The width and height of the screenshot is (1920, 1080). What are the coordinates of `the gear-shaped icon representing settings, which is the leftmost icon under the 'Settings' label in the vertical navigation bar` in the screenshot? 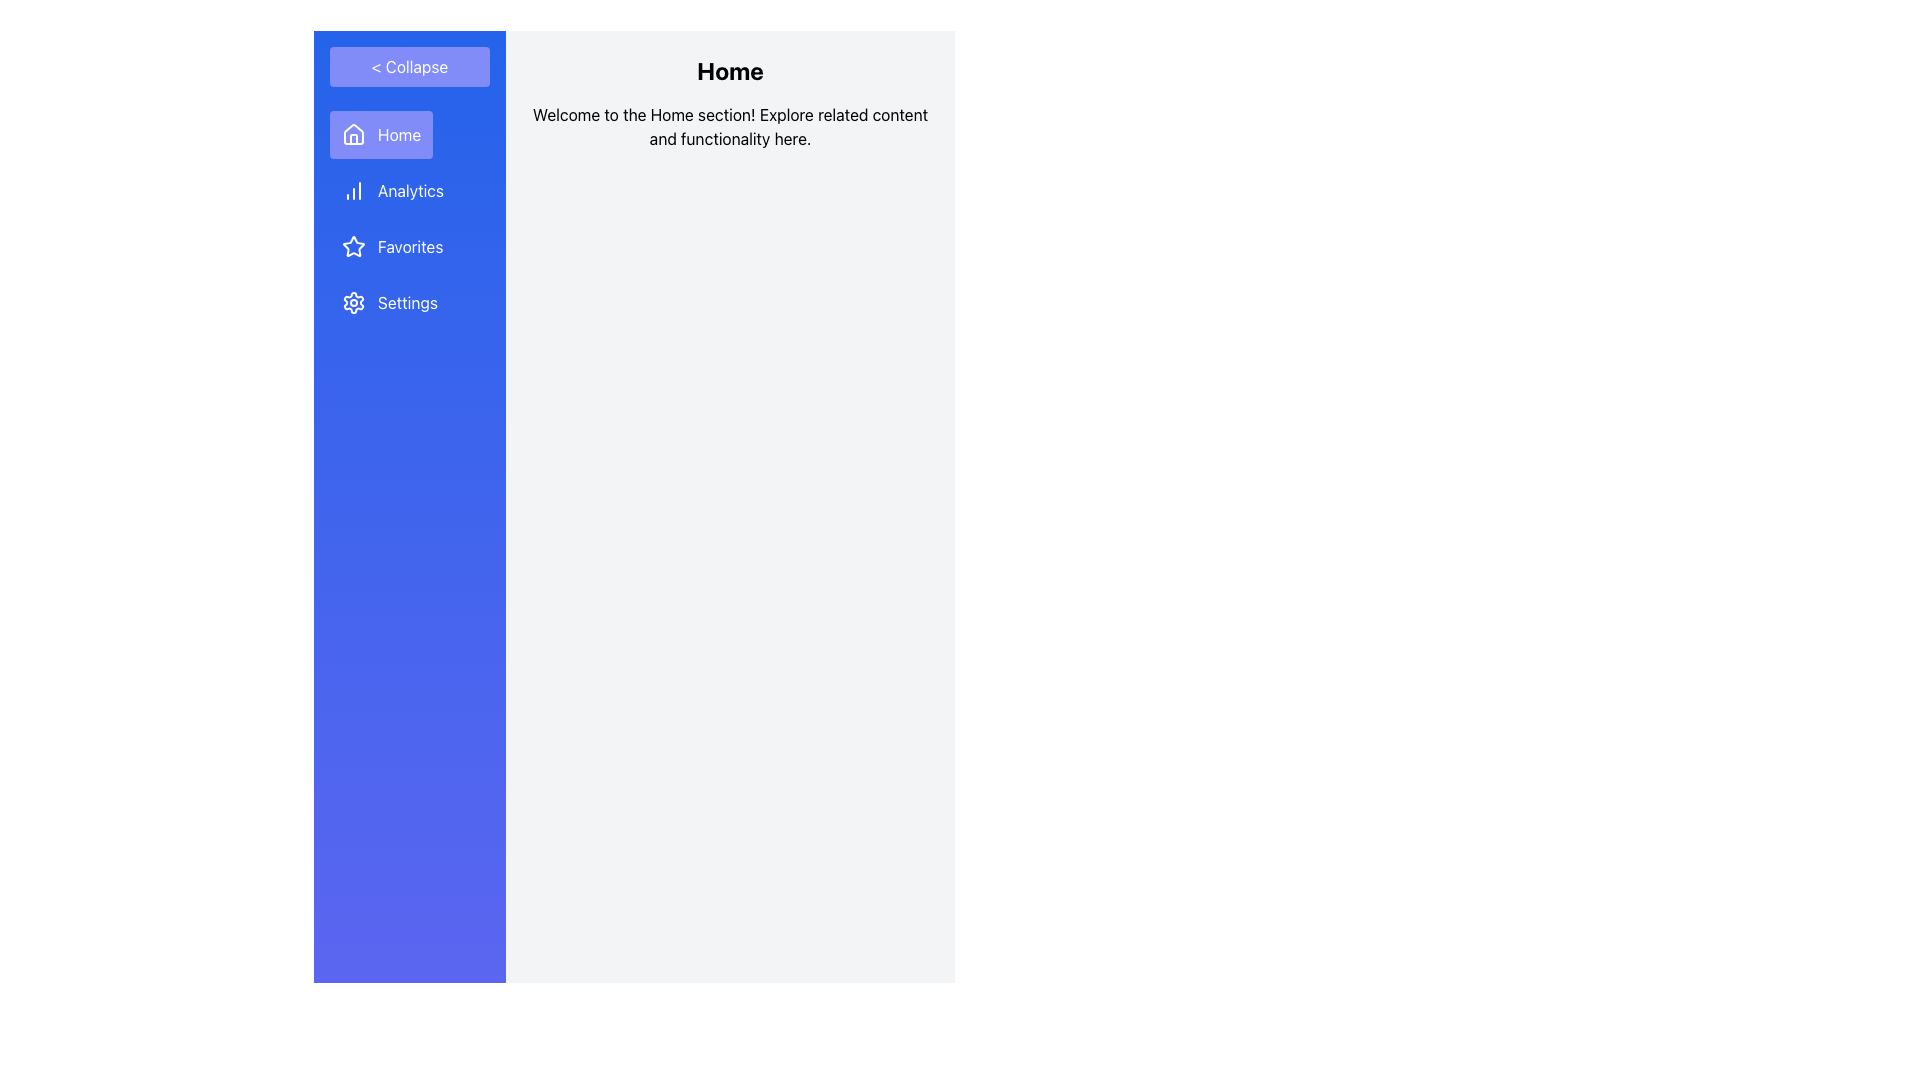 It's located at (354, 303).